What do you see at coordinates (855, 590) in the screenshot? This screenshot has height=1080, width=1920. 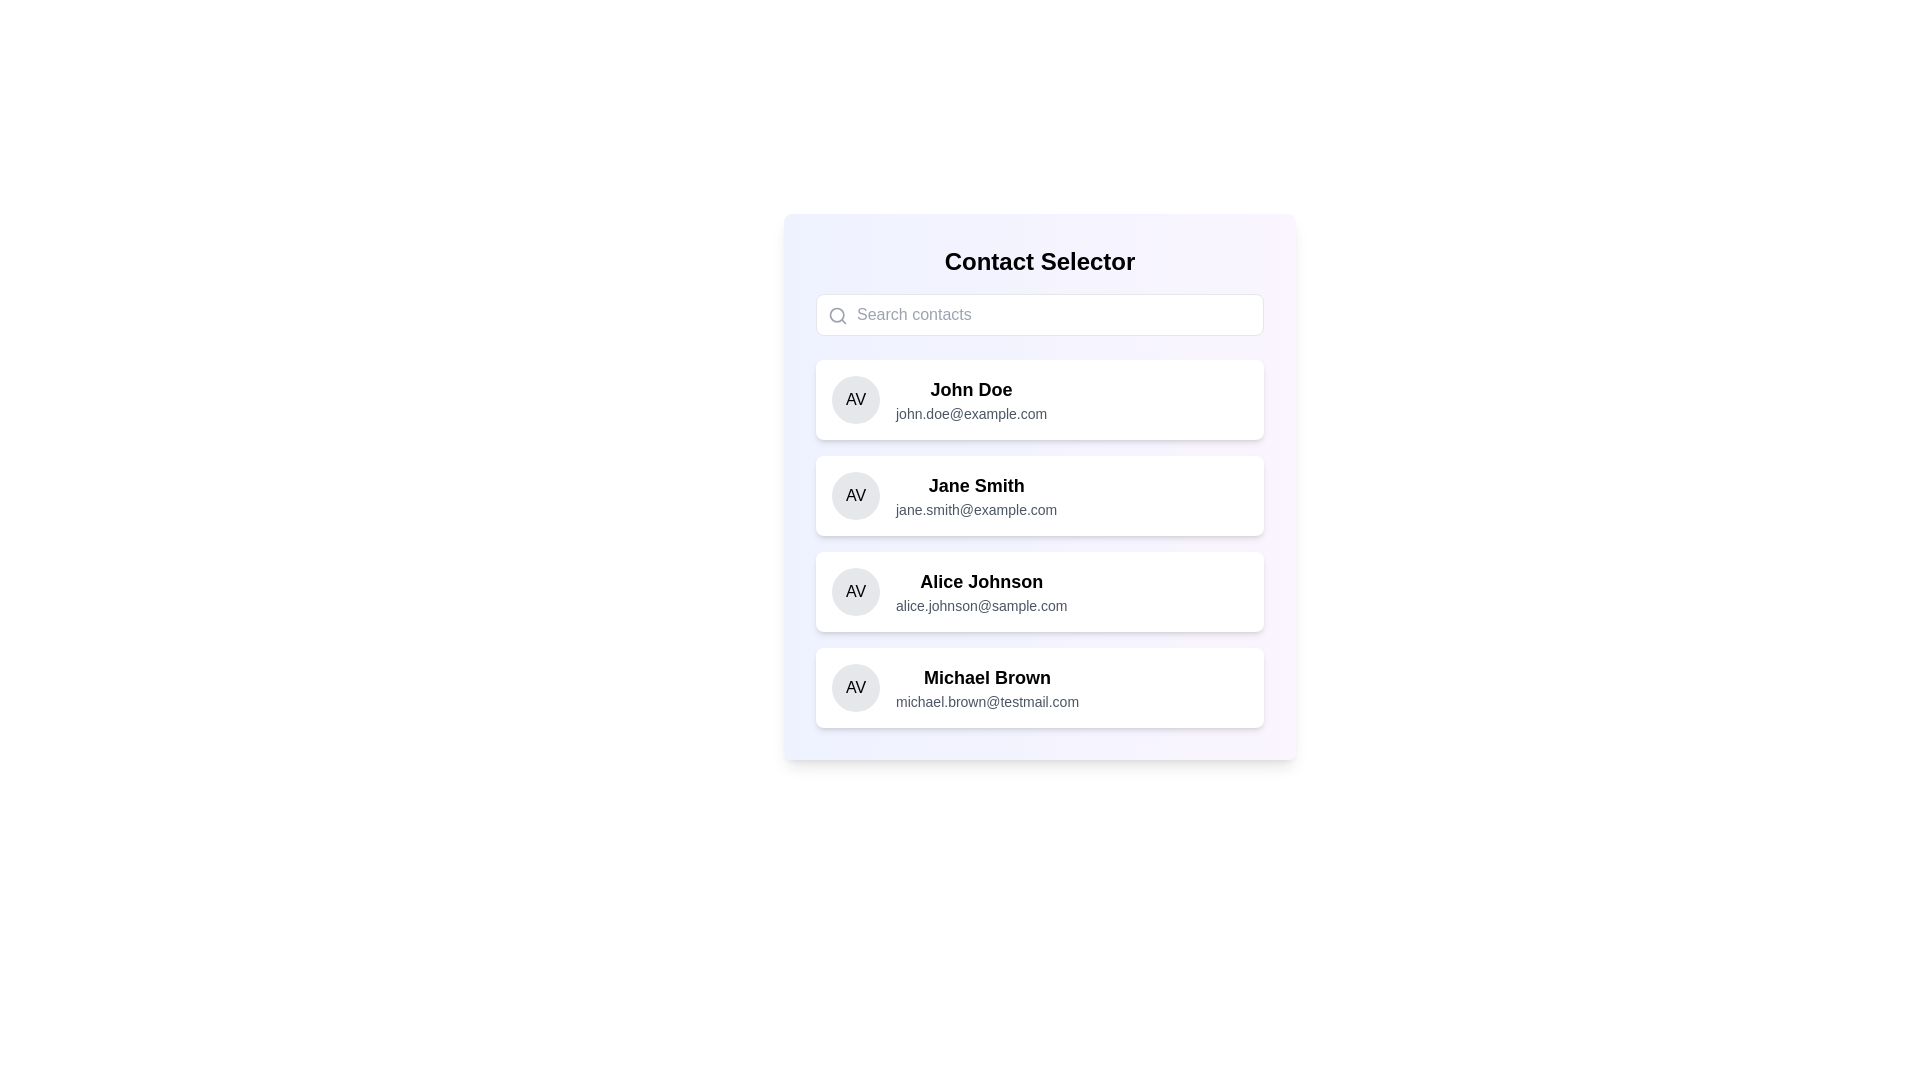 I see `the Profile Avatar Placeholder, which is a circular avatar with a gray background and 'AV' in bold black text, located to the left of the 'Alice Johnson' contact entry` at bounding box center [855, 590].